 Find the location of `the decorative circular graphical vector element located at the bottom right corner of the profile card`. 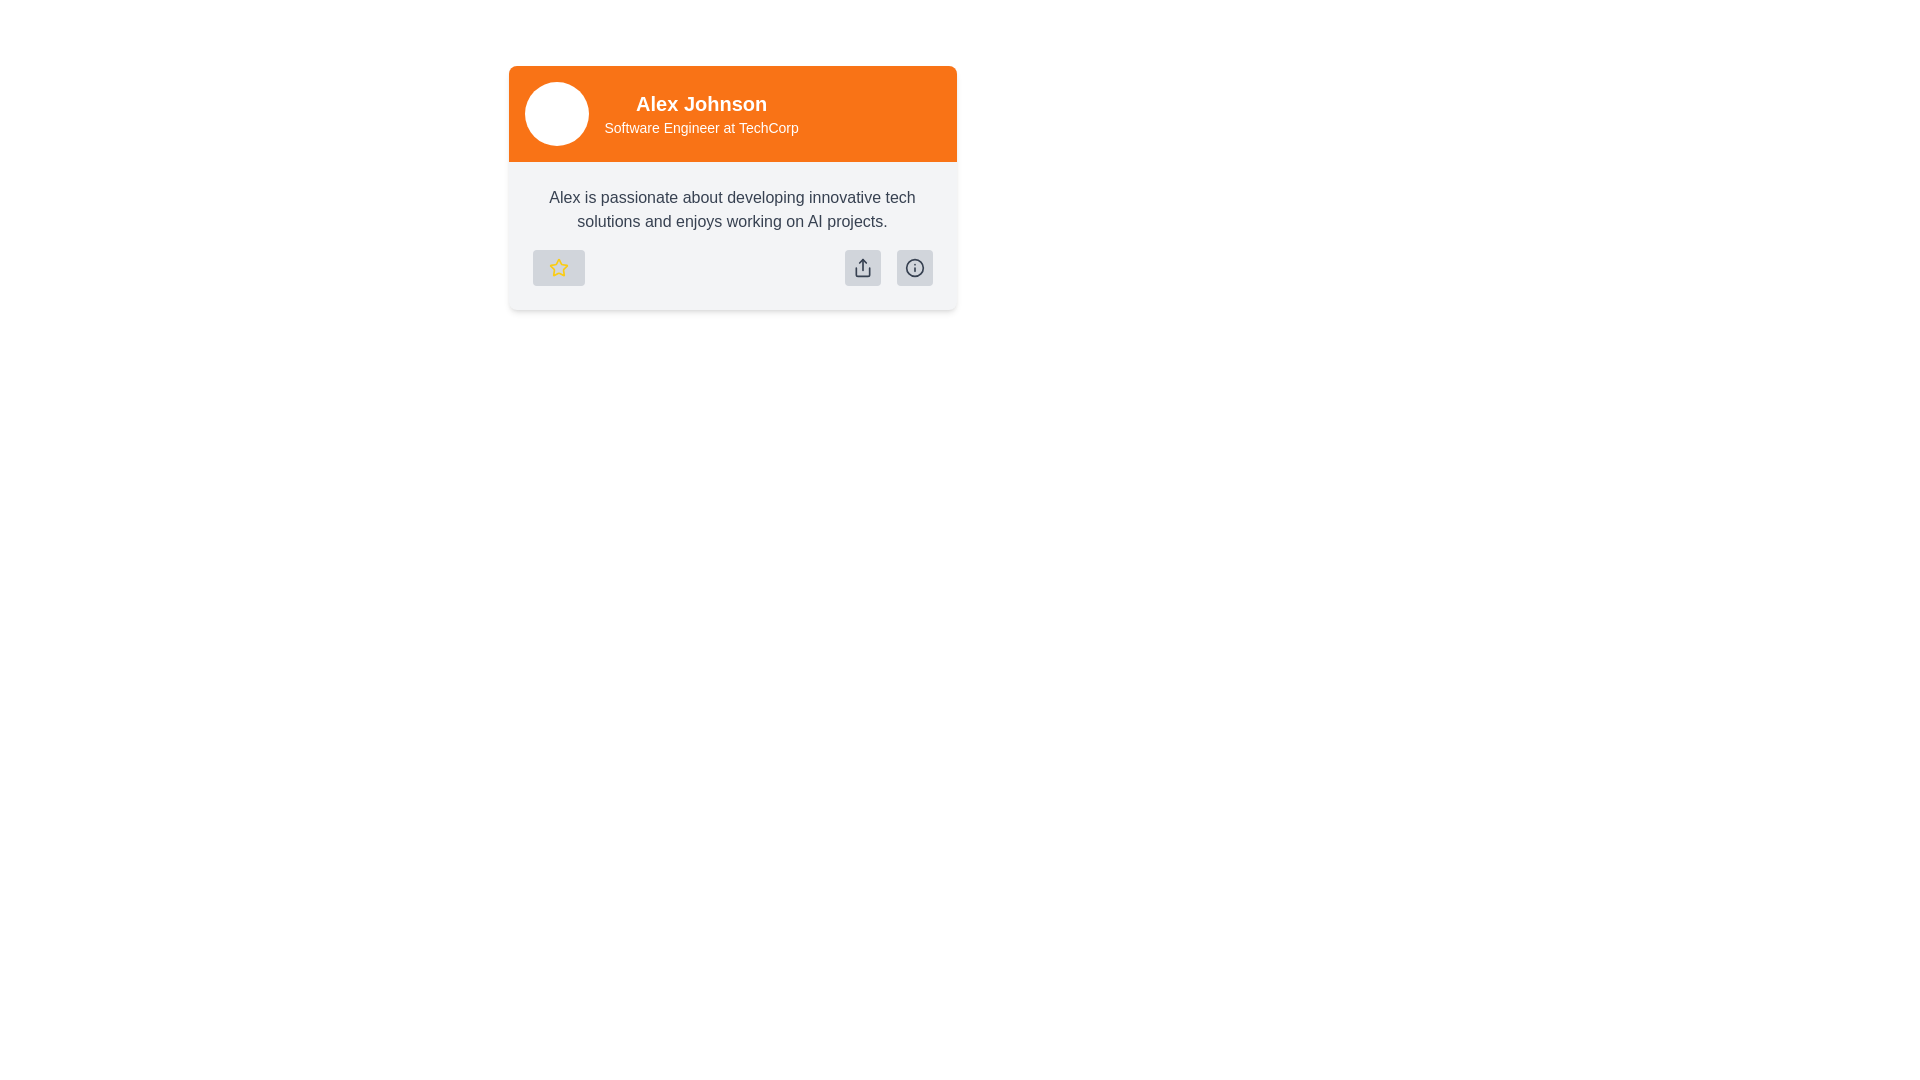

the decorative circular graphical vector element located at the bottom right corner of the profile card is located at coordinates (913, 266).